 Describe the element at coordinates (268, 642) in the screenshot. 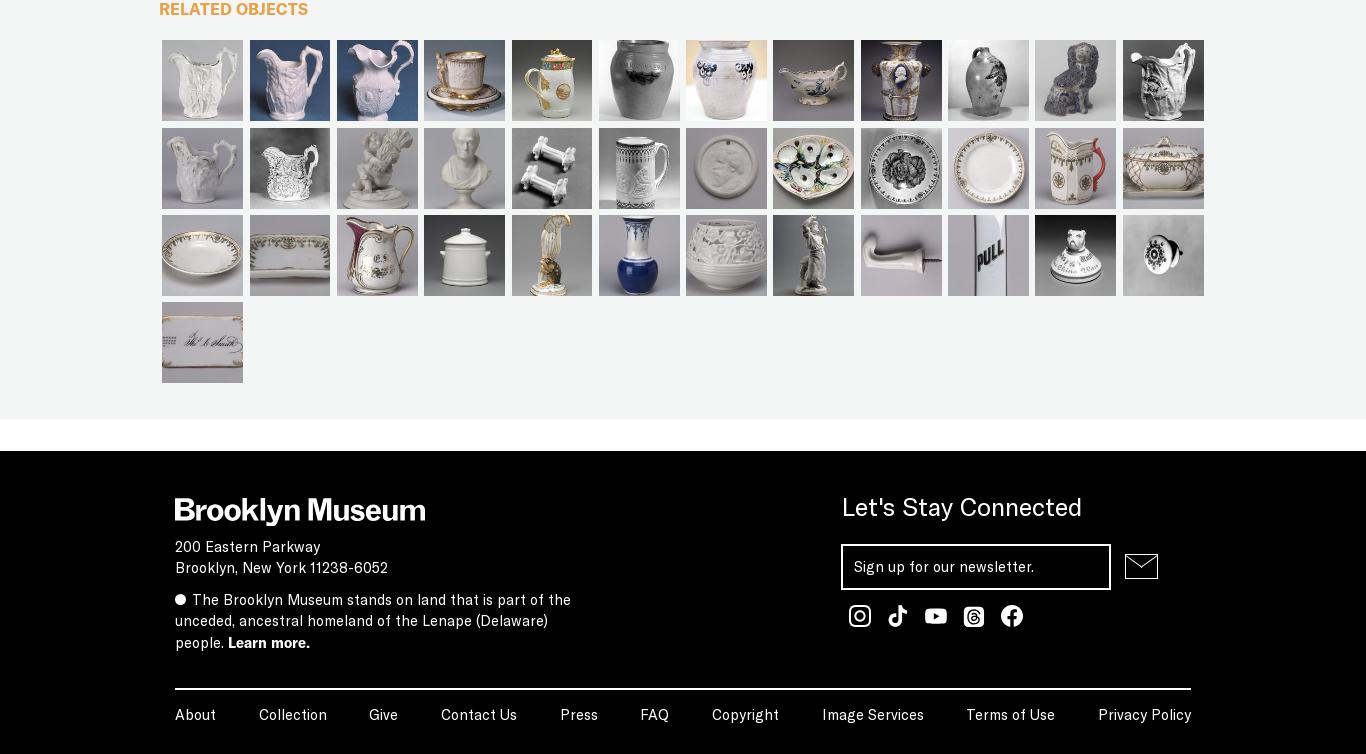

I see `'Learn more.'` at that location.